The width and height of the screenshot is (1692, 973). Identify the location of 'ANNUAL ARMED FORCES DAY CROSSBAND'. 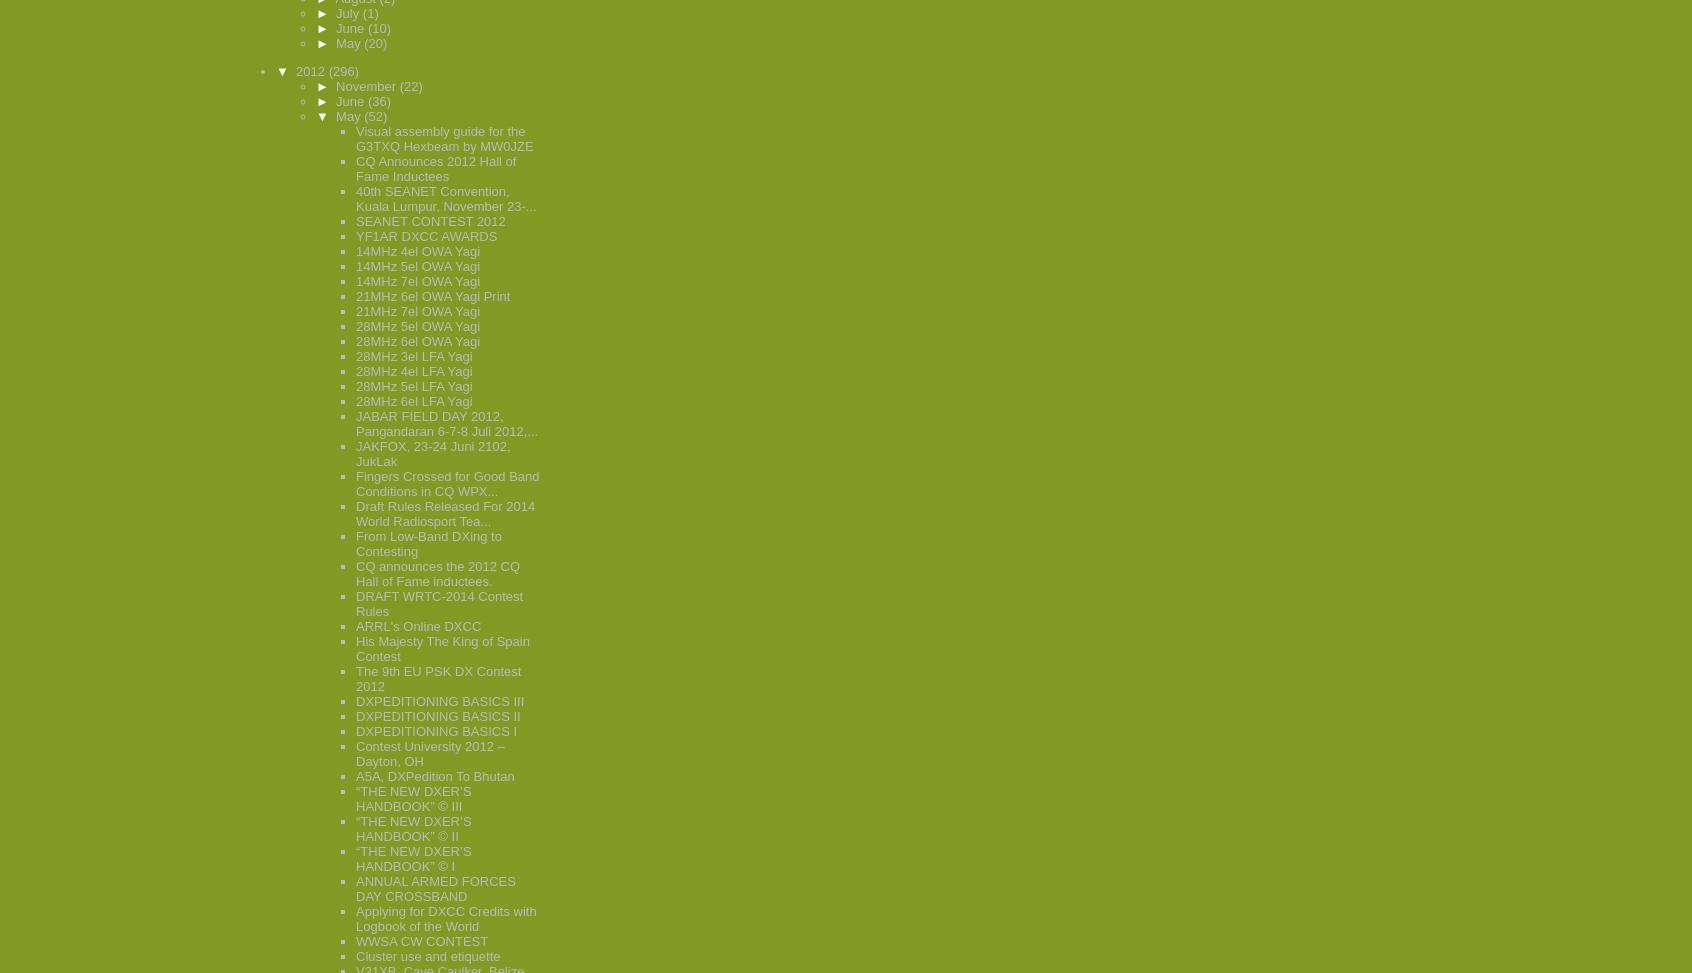
(434, 889).